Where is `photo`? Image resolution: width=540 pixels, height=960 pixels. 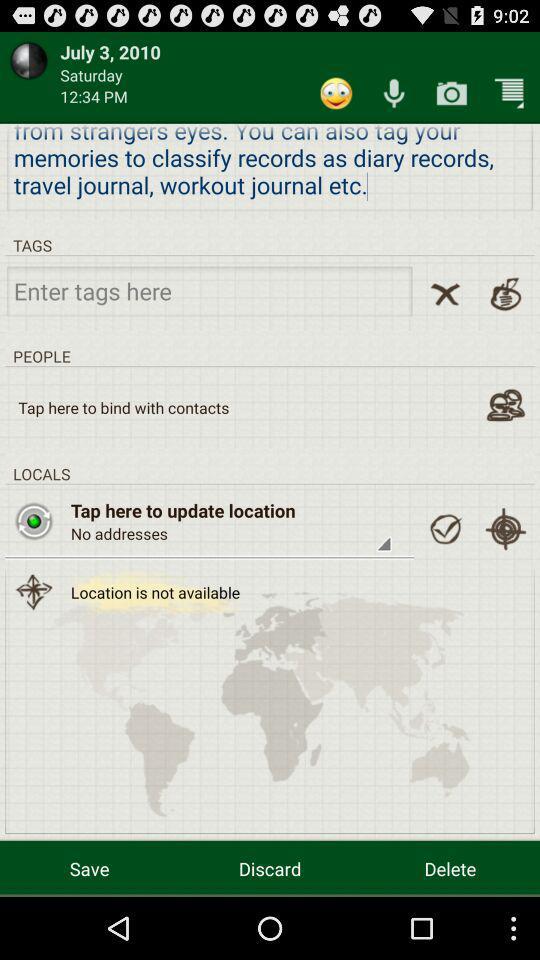 photo is located at coordinates (451, 93).